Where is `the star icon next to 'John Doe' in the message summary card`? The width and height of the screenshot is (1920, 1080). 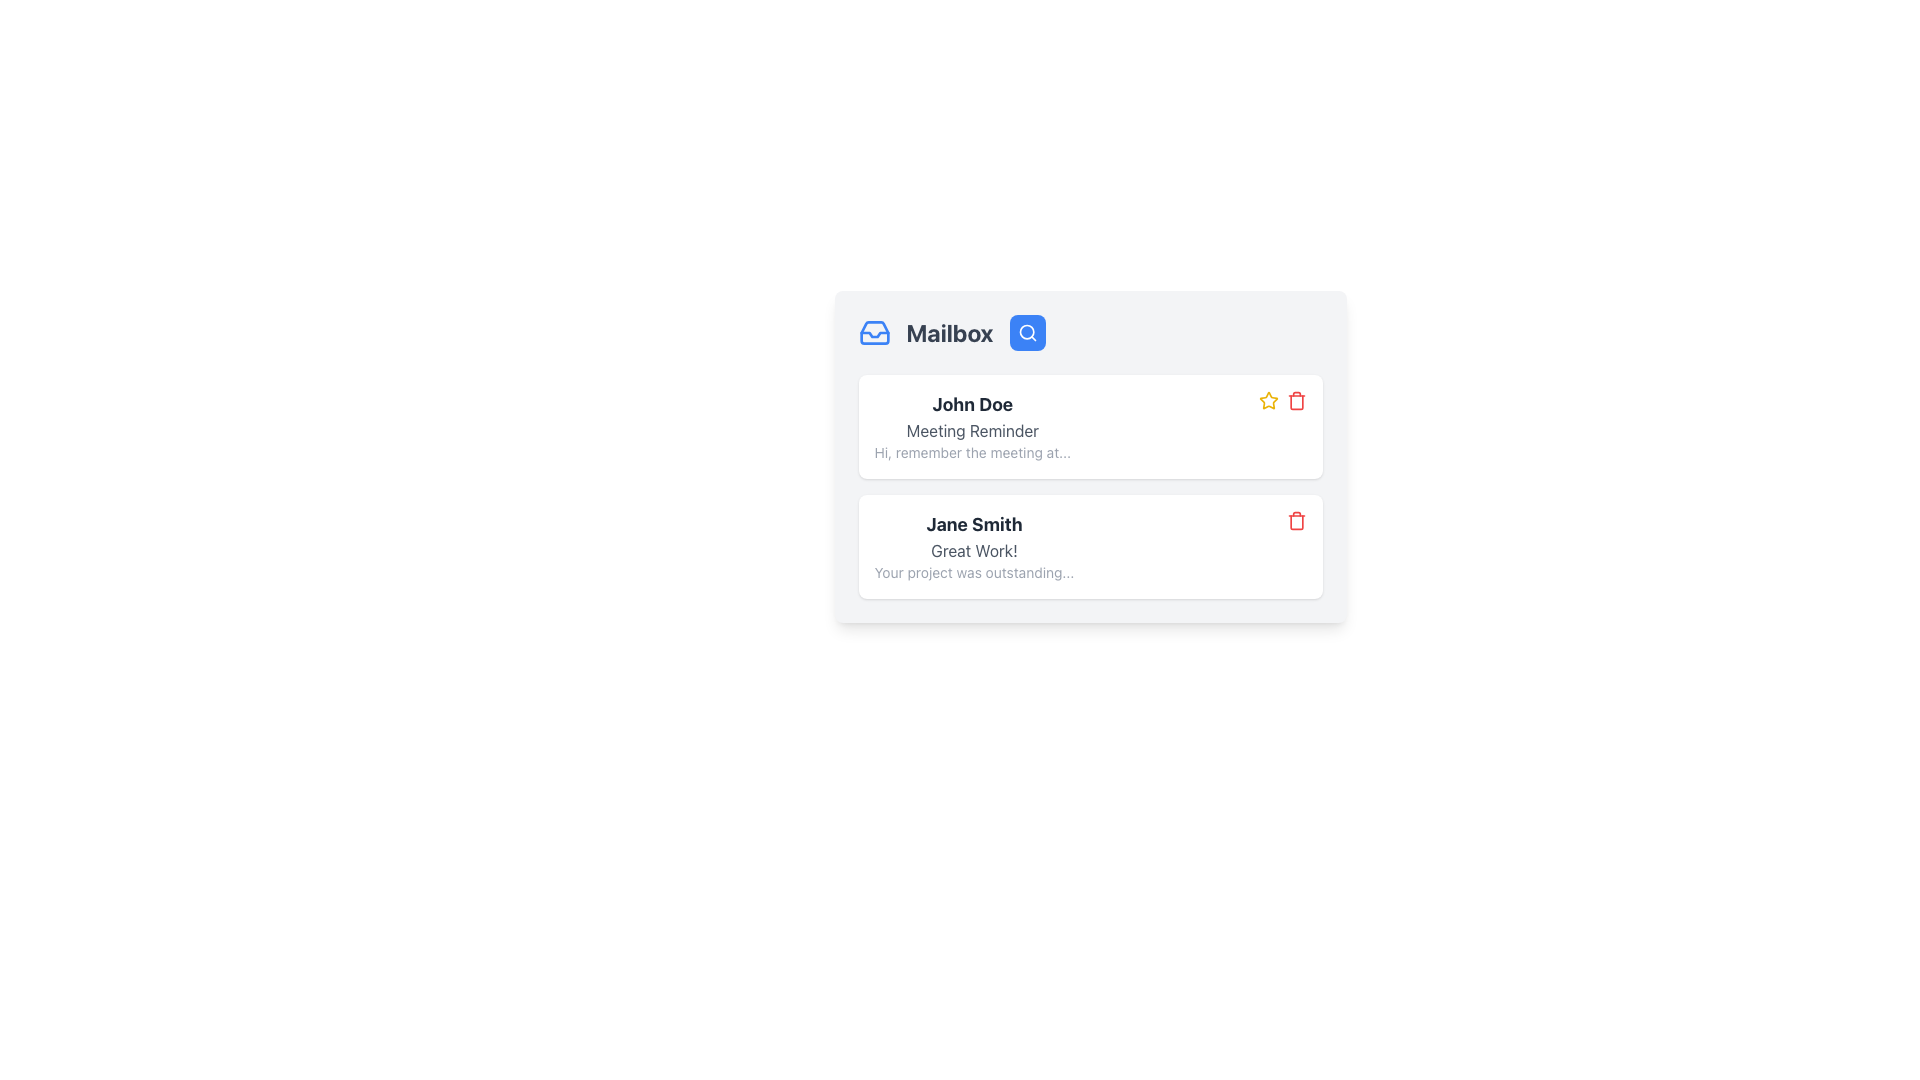 the star icon next to 'John Doe' in the message summary card is located at coordinates (1267, 400).